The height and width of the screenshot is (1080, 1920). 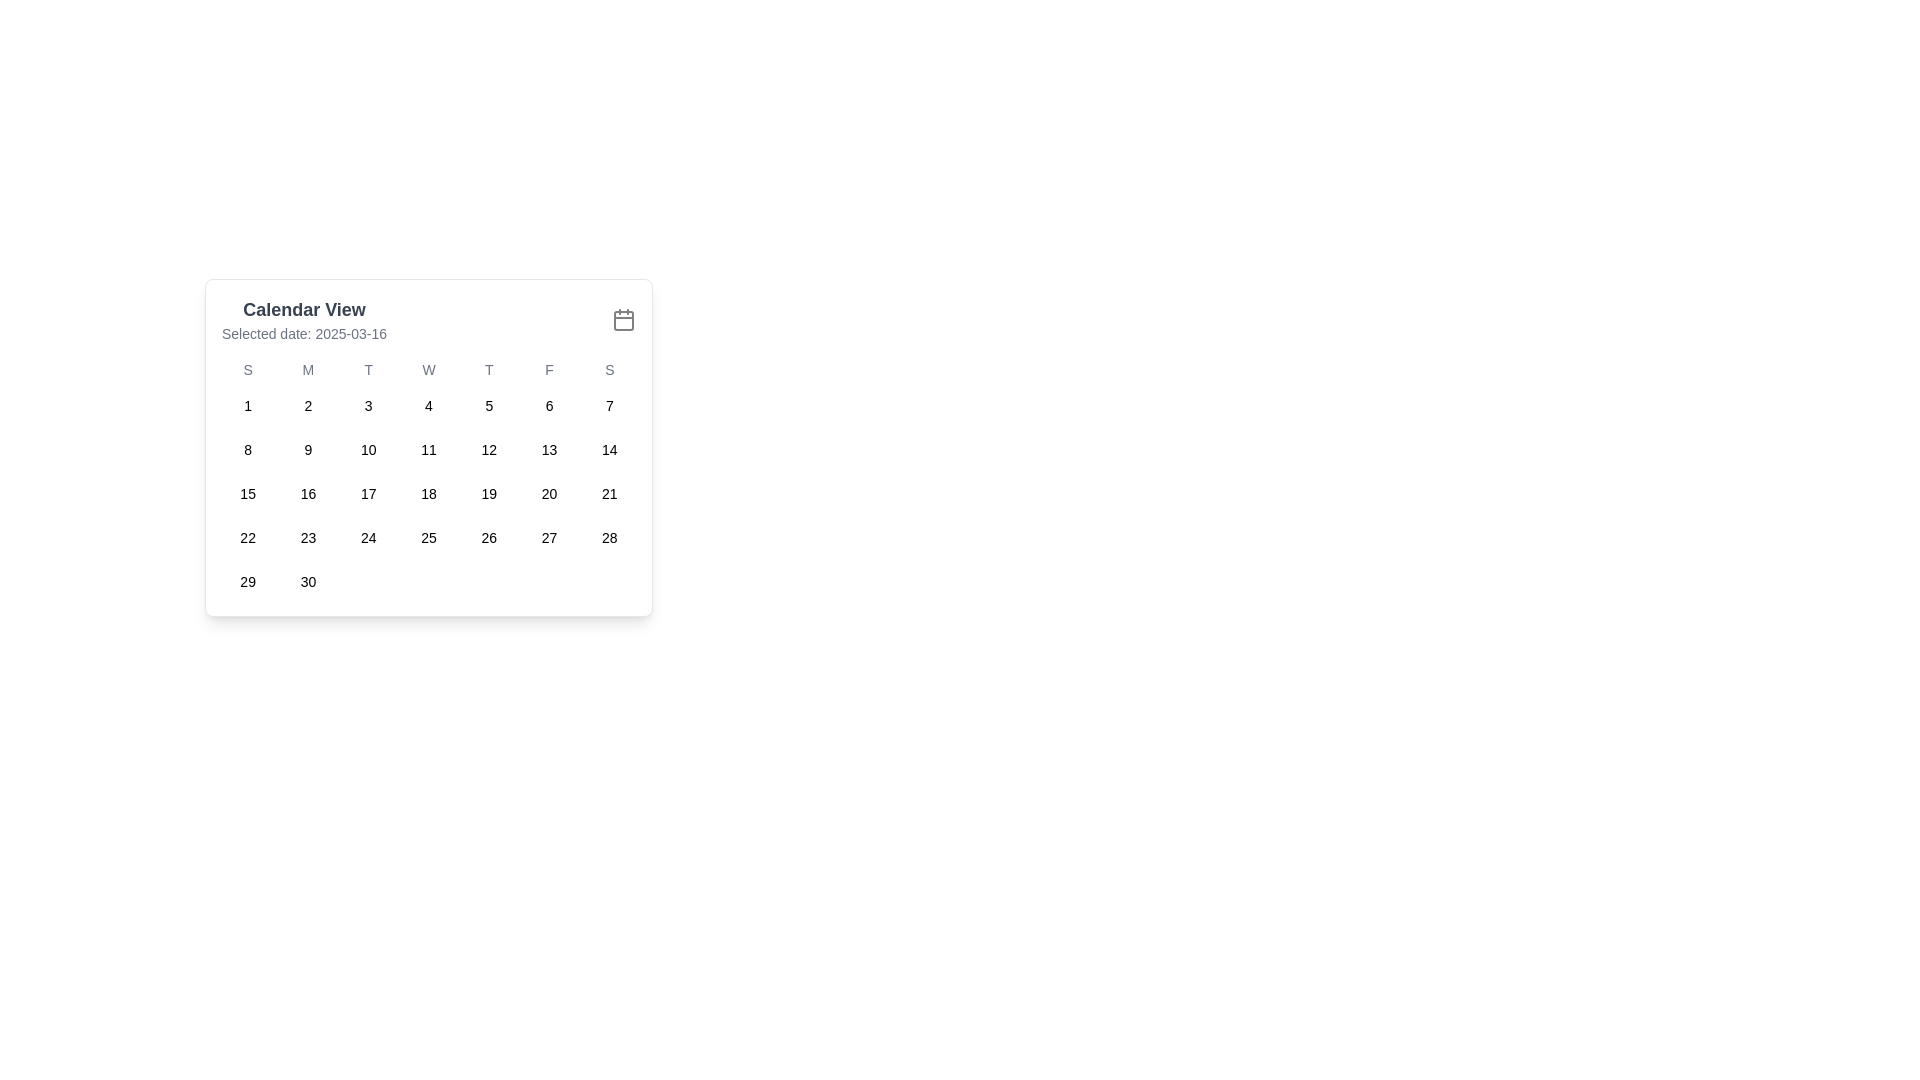 I want to click on the small rounded rectangle button labeled '3' located under the 'T' header, which is positioned in the first row of numbers, third from the left, so click(x=368, y=405).